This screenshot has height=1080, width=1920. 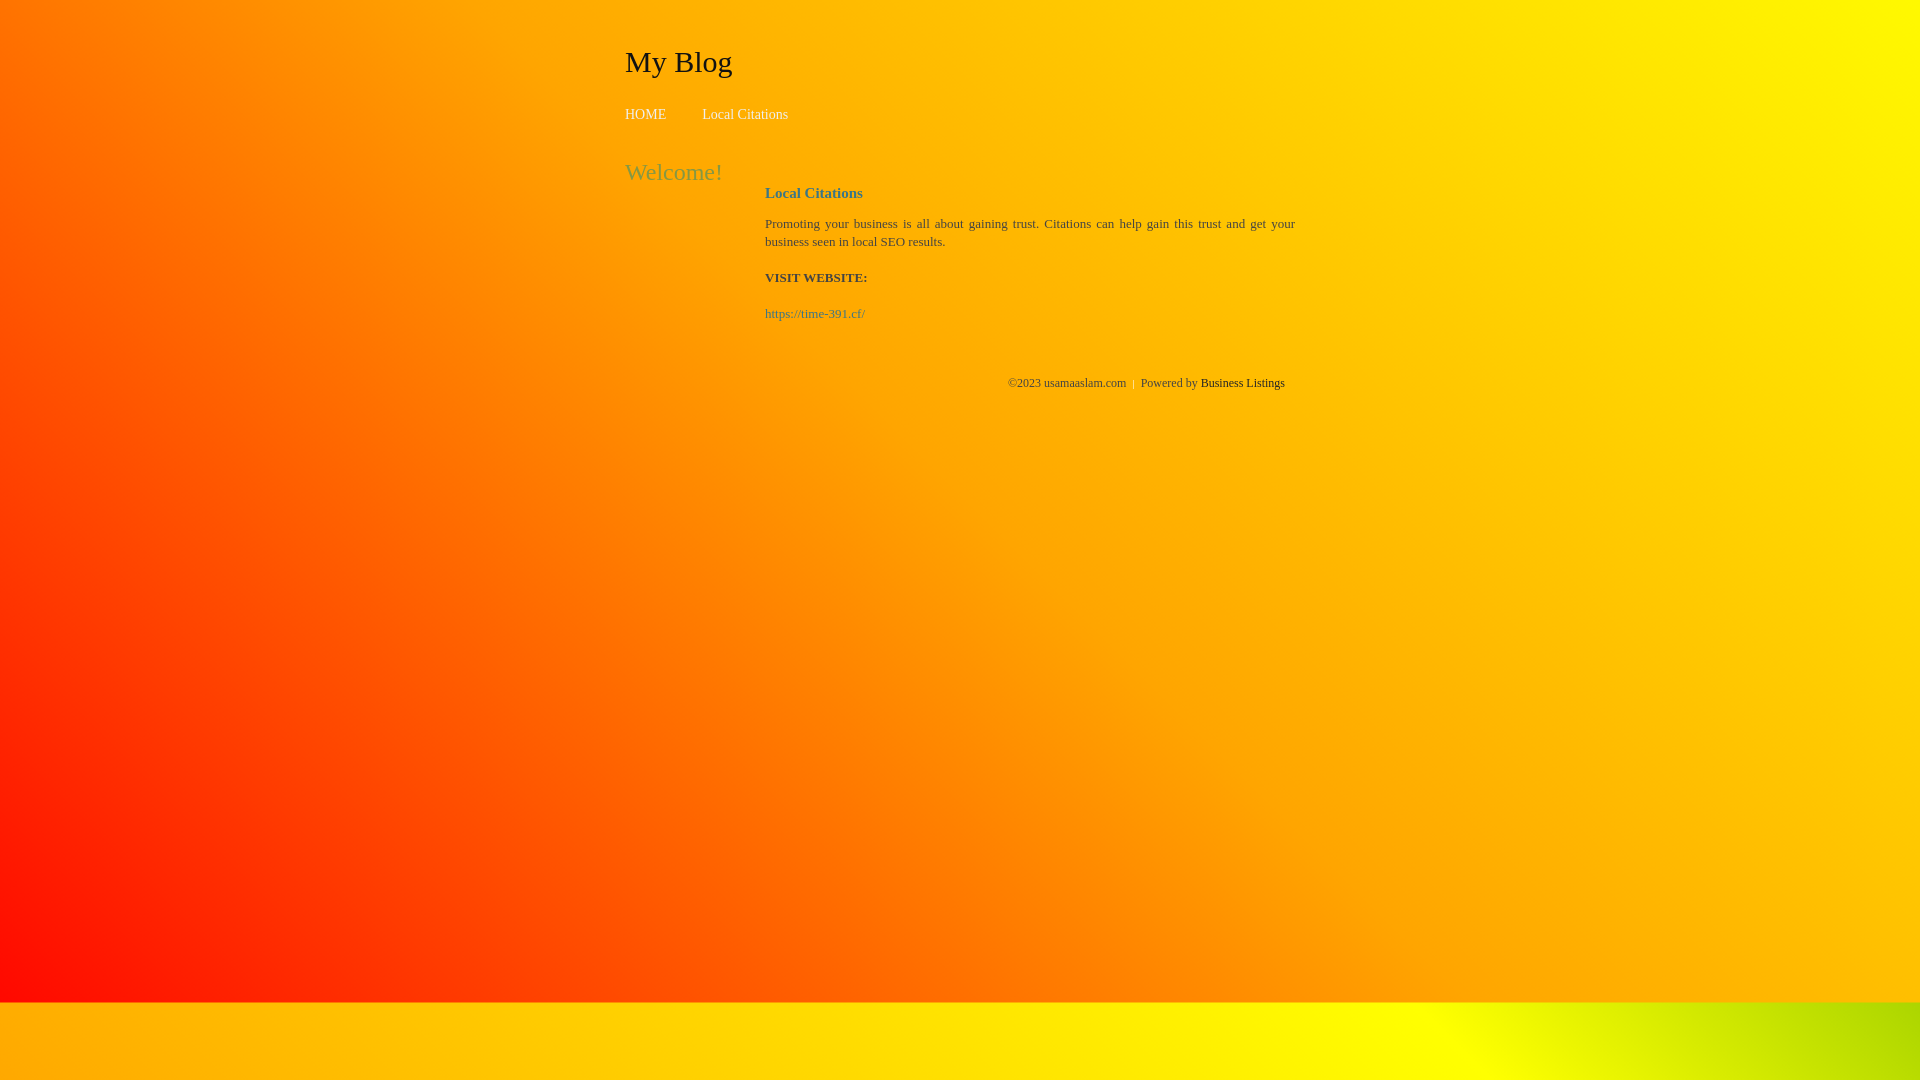 What do you see at coordinates (1242, 382) in the screenshot?
I see `'Business Listings'` at bounding box center [1242, 382].